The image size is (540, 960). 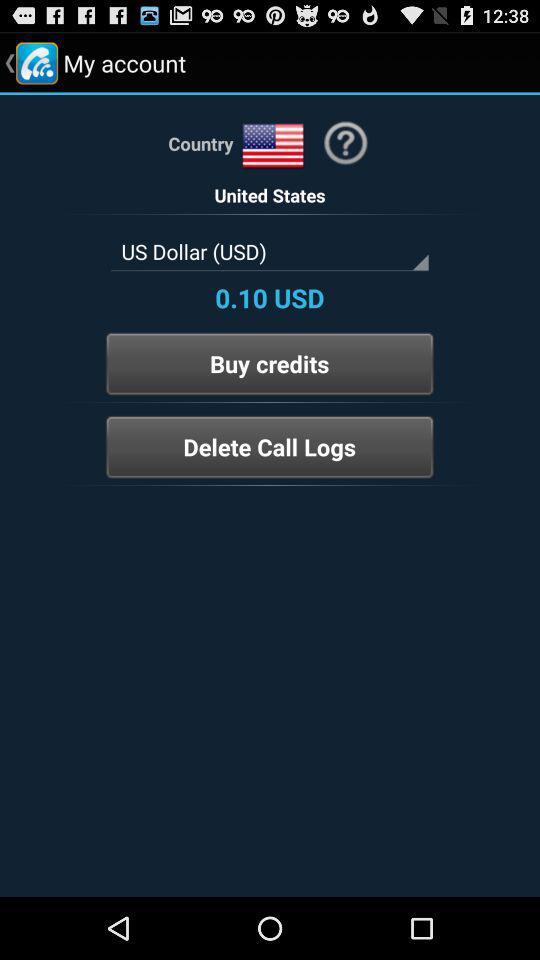 I want to click on the national_flag icon, so click(x=272, y=155).